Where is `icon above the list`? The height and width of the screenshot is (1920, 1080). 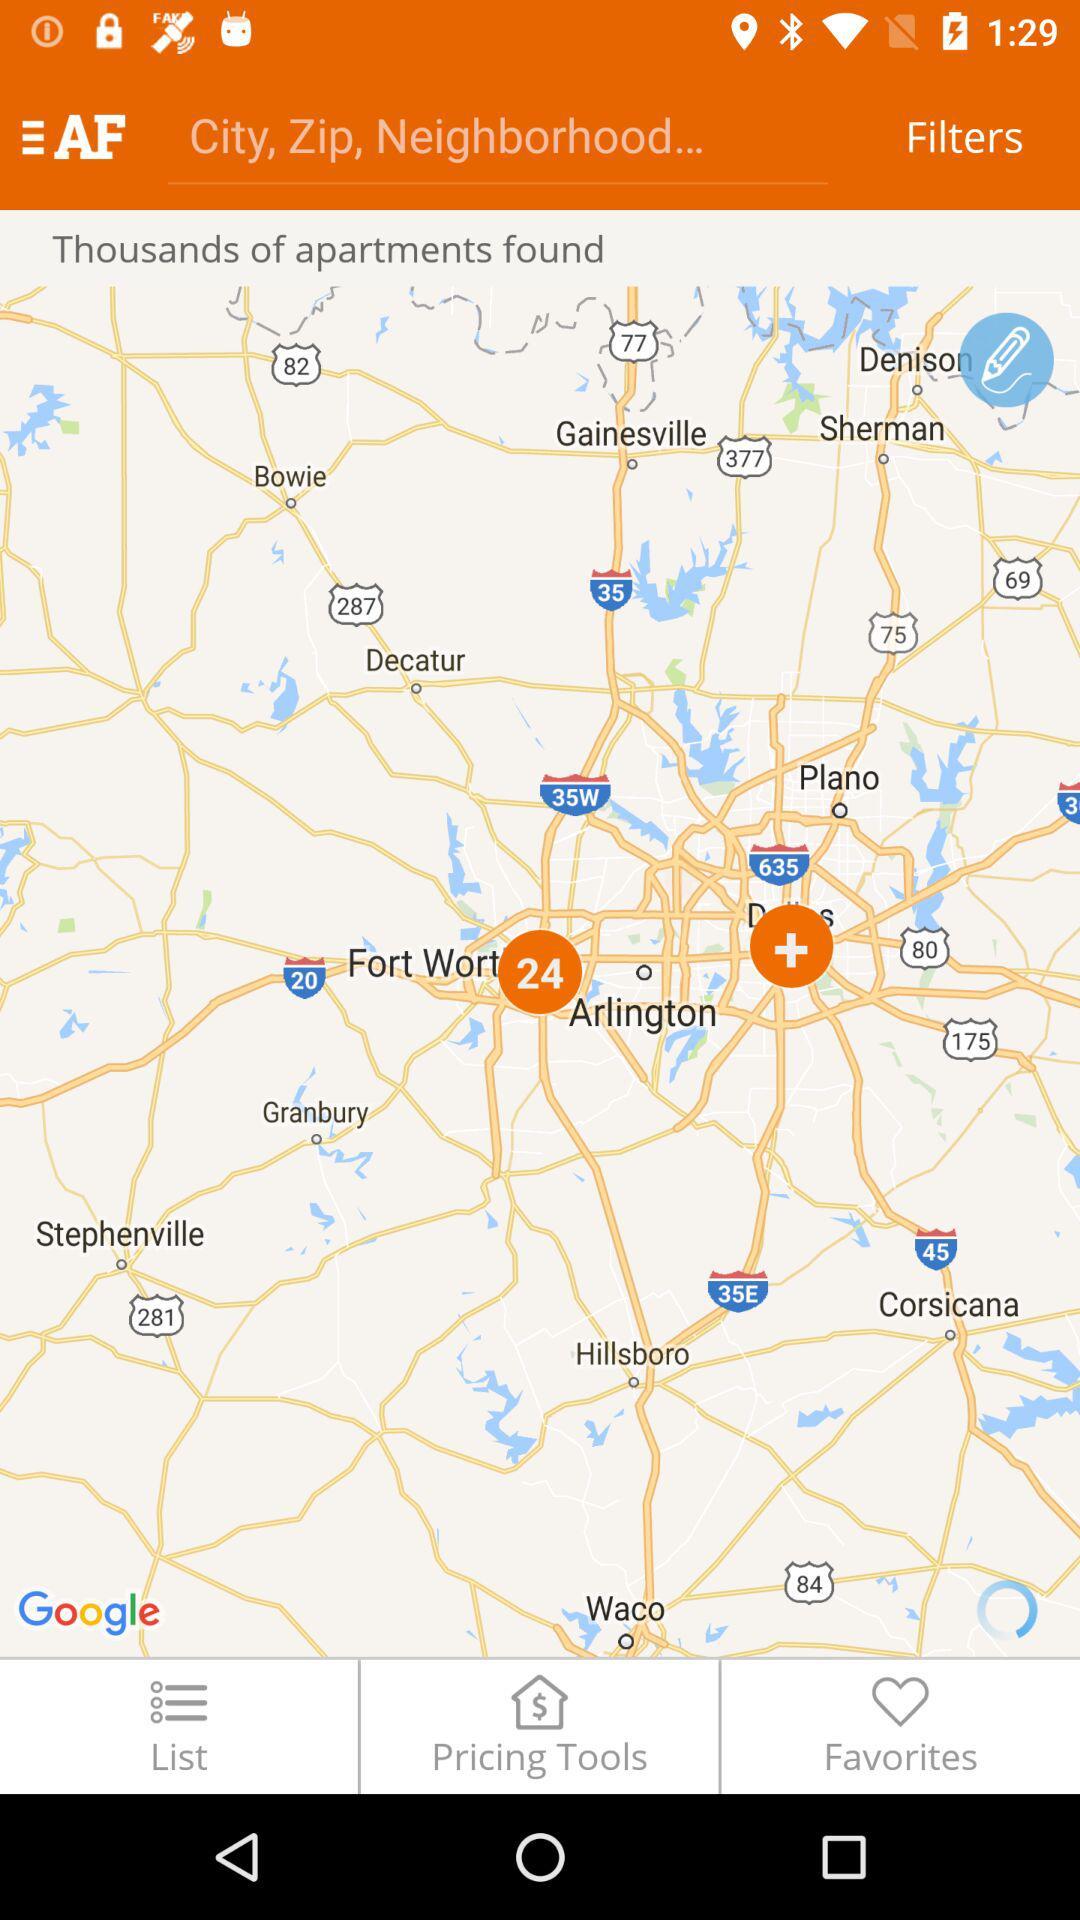
icon above the list is located at coordinates (540, 971).